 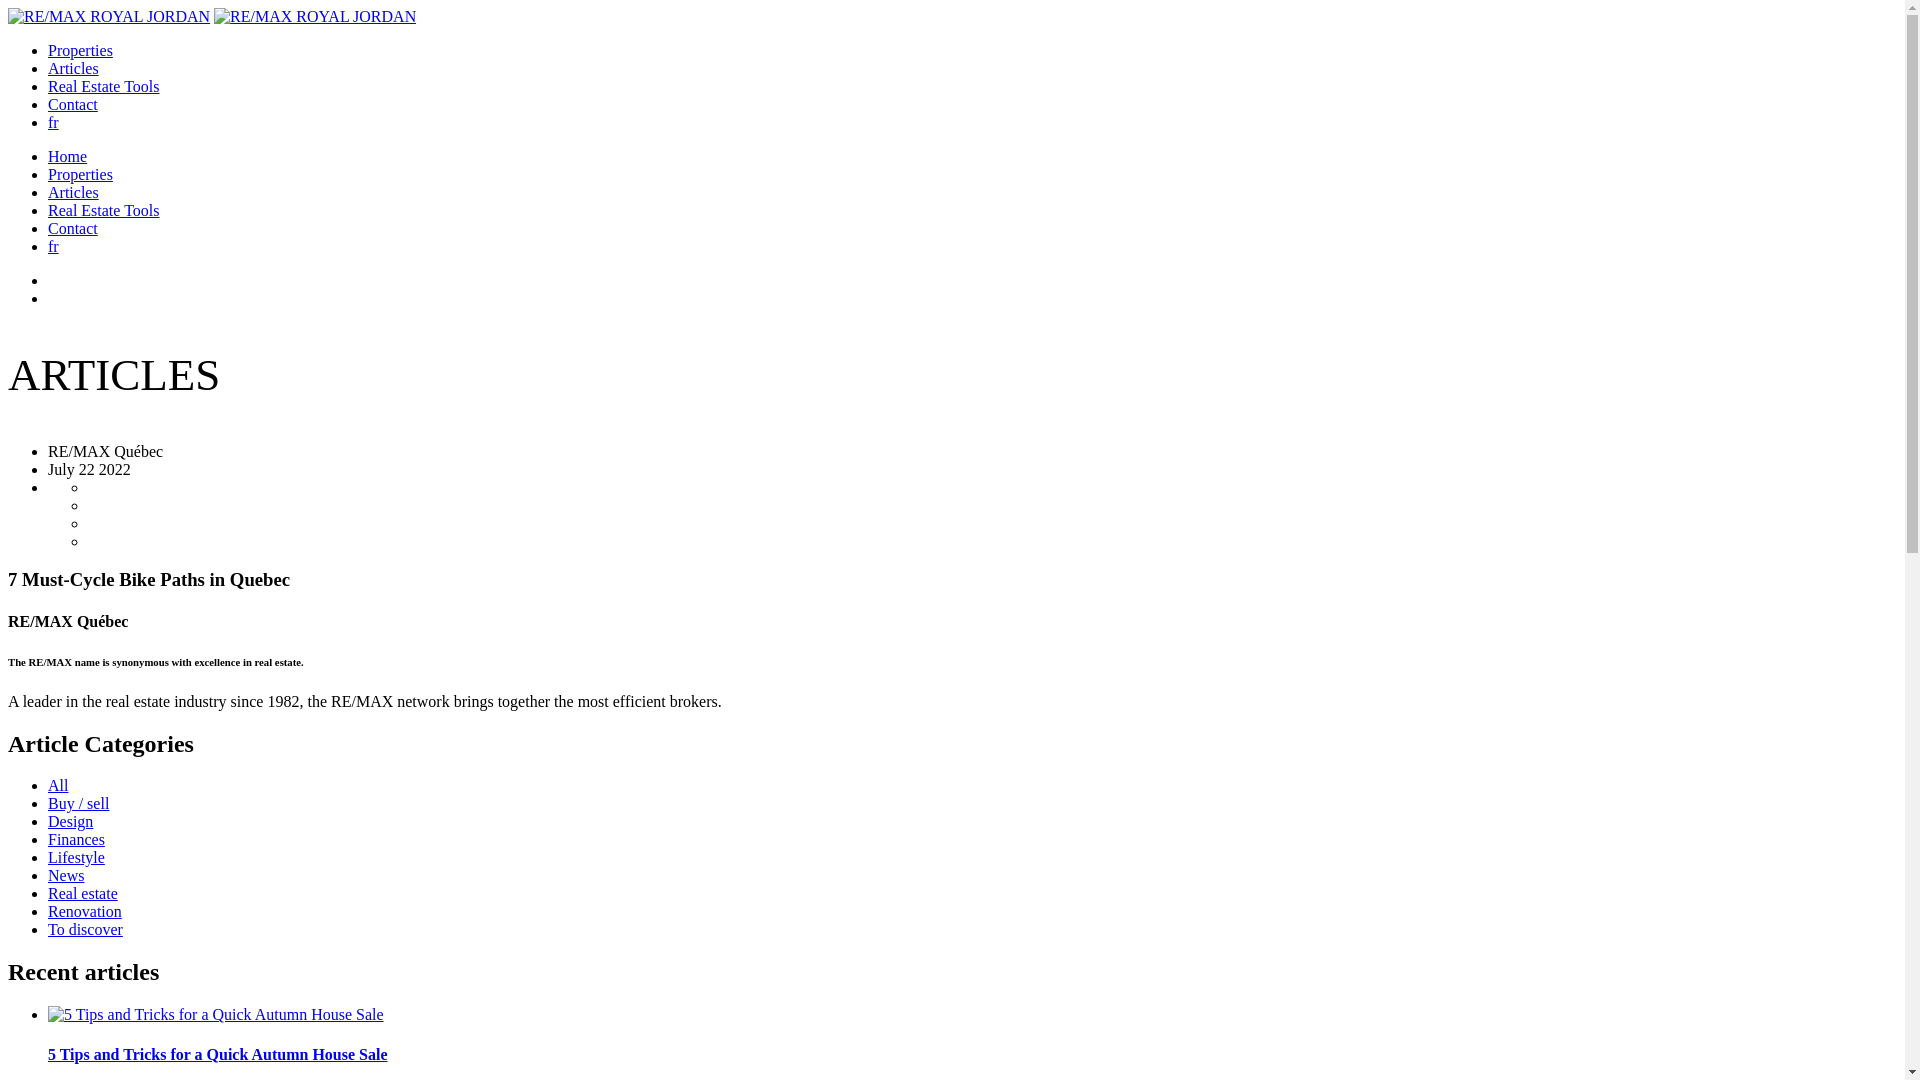 What do you see at coordinates (972, 1054) in the screenshot?
I see `'5 Tips and Tricks for a Quick Autumn House Sale'` at bounding box center [972, 1054].